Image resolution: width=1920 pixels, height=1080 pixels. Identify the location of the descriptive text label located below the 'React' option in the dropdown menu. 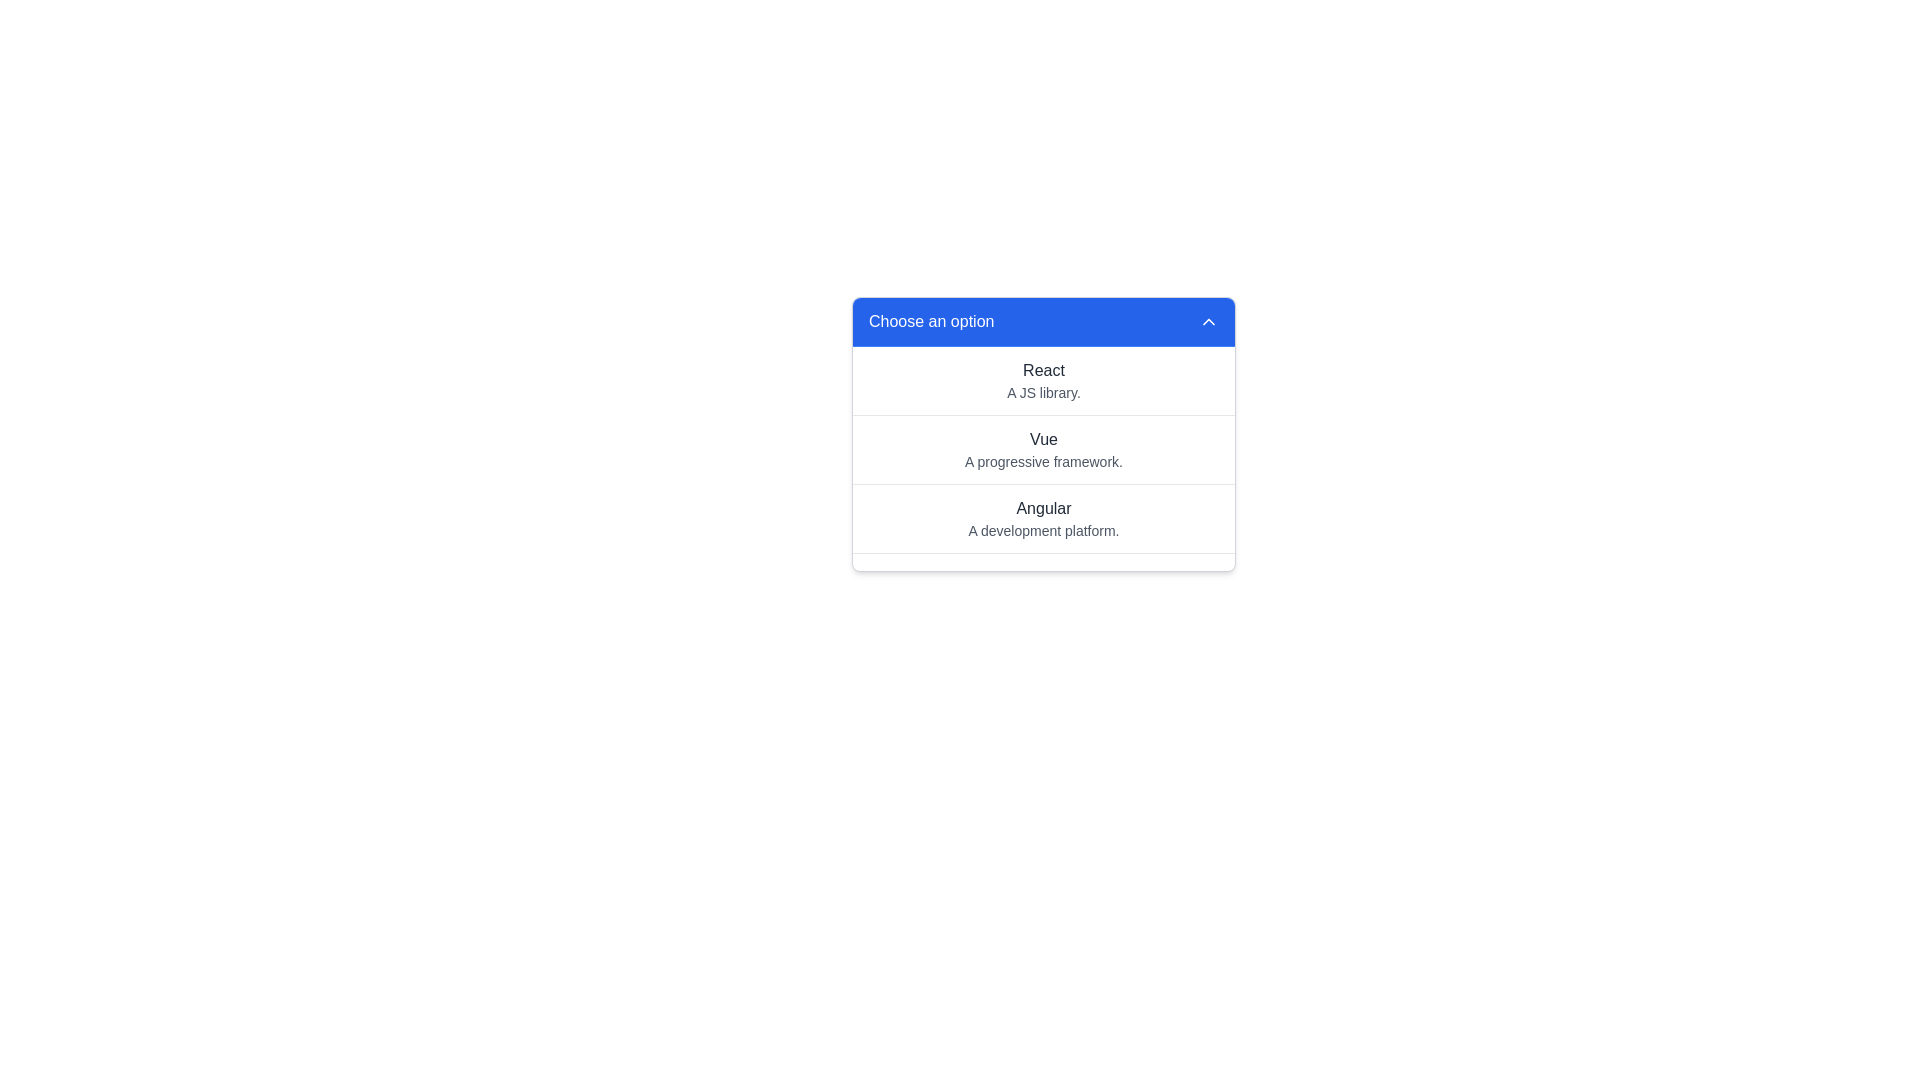
(1042, 393).